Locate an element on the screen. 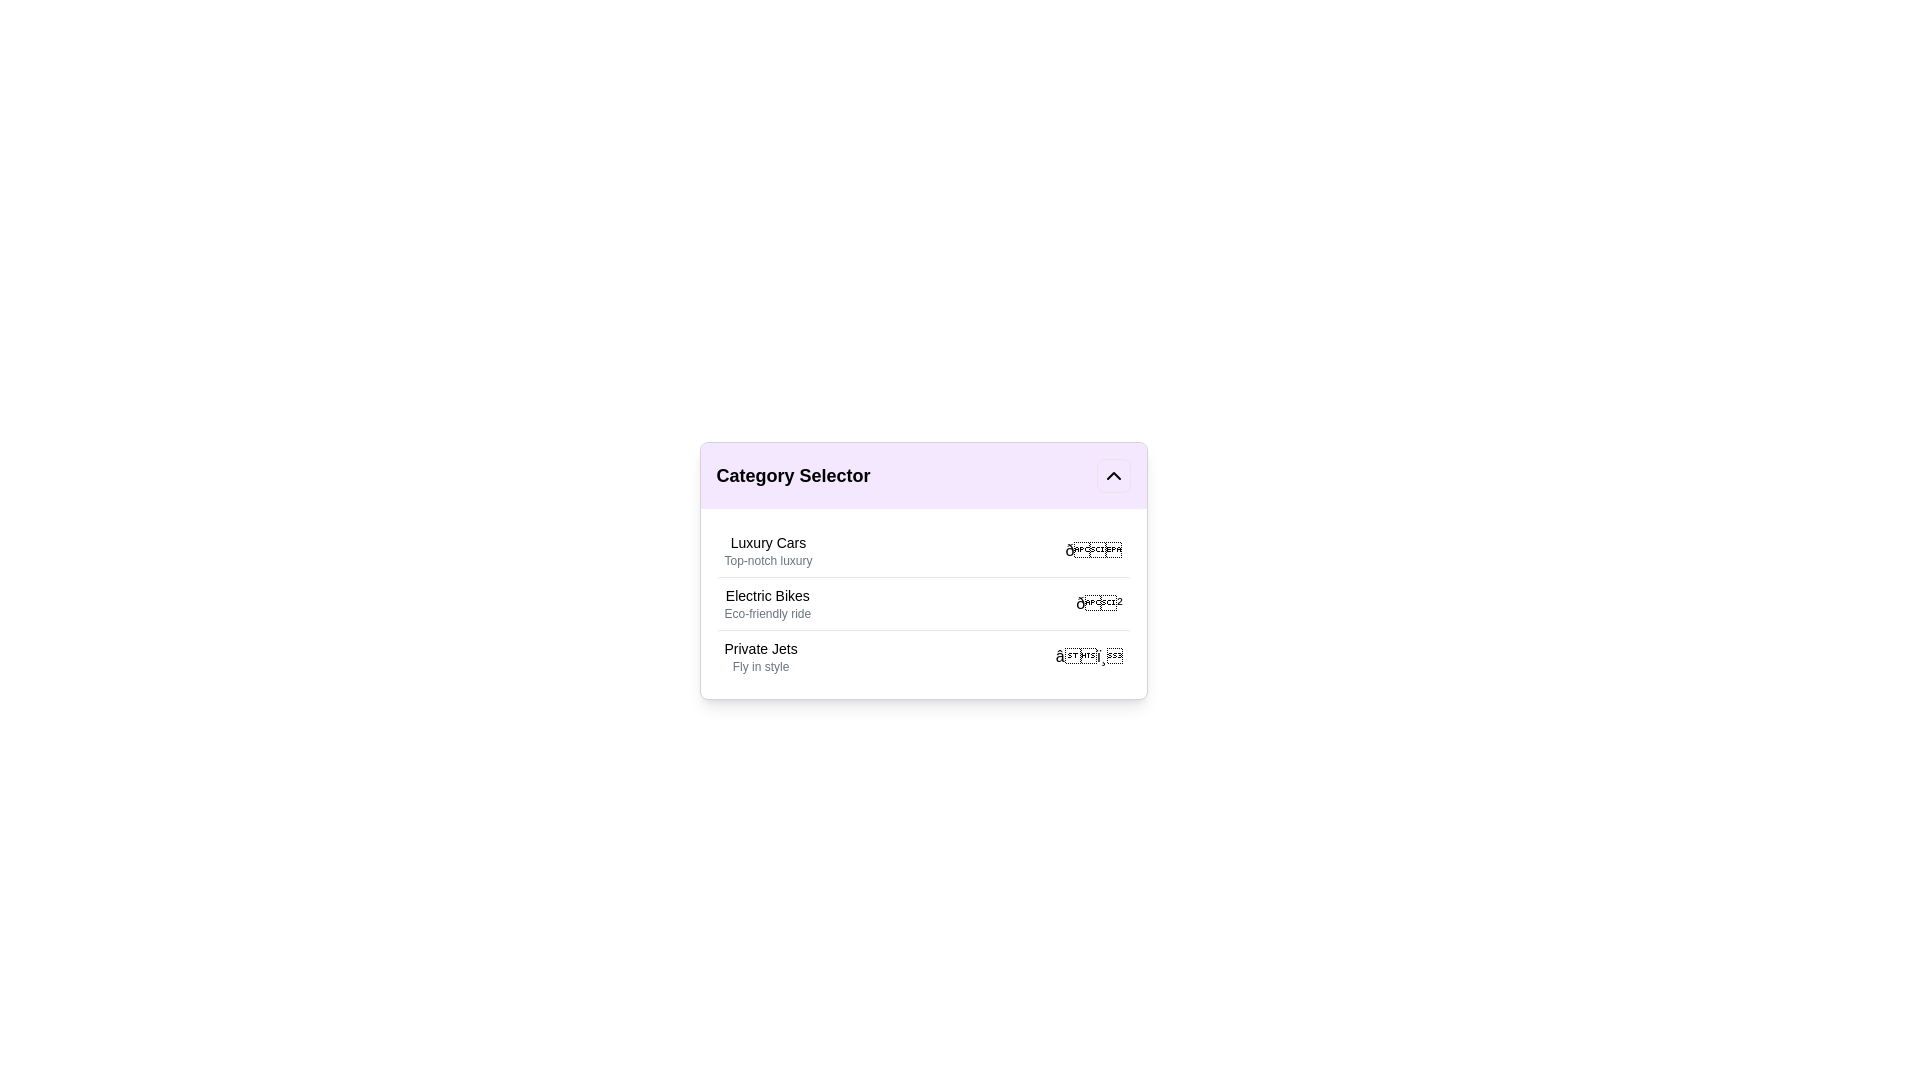 This screenshot has width=1920, height=1080. the text label element reading 'Top-notch luxury', which is positioned below the 'Luxury Cars' title in the 'Category Selector' list is located at coordinates (767, 560).